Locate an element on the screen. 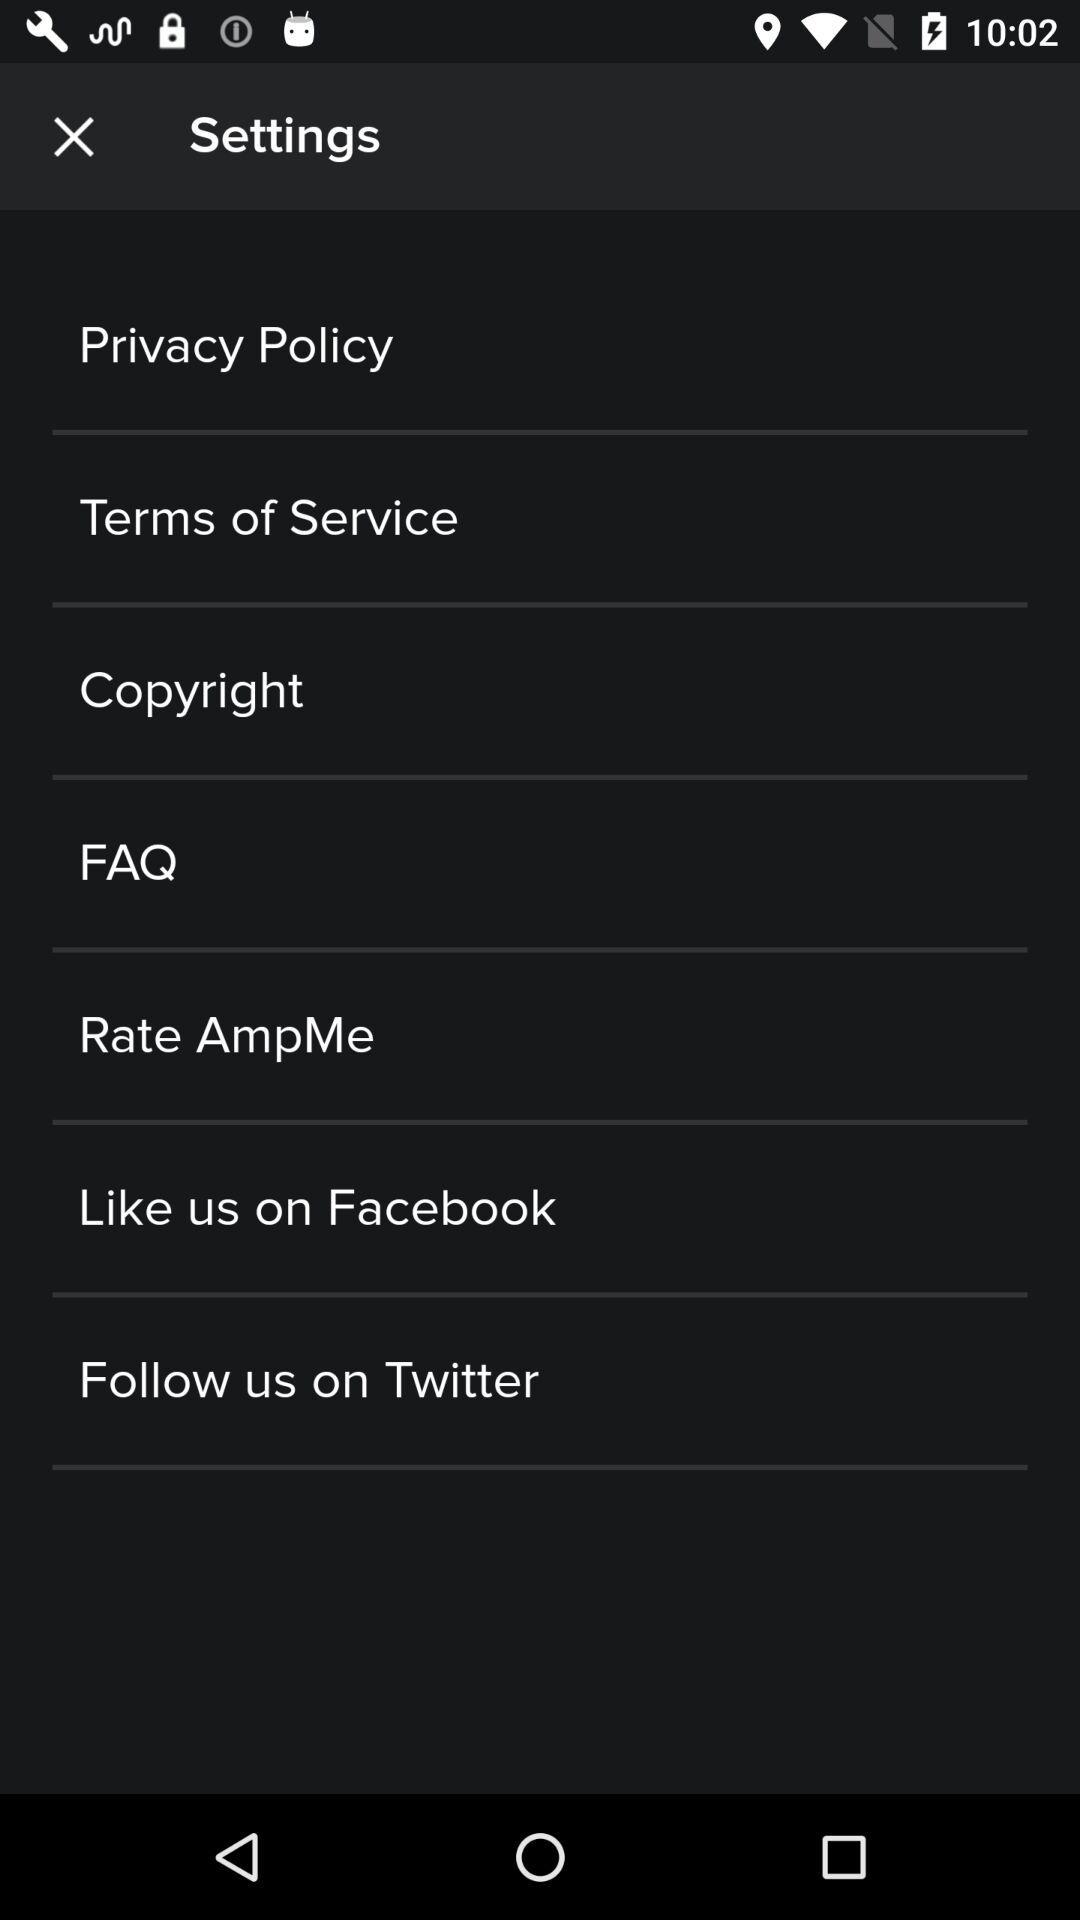  item above the privacy policy is located at coordinates (72, 135).